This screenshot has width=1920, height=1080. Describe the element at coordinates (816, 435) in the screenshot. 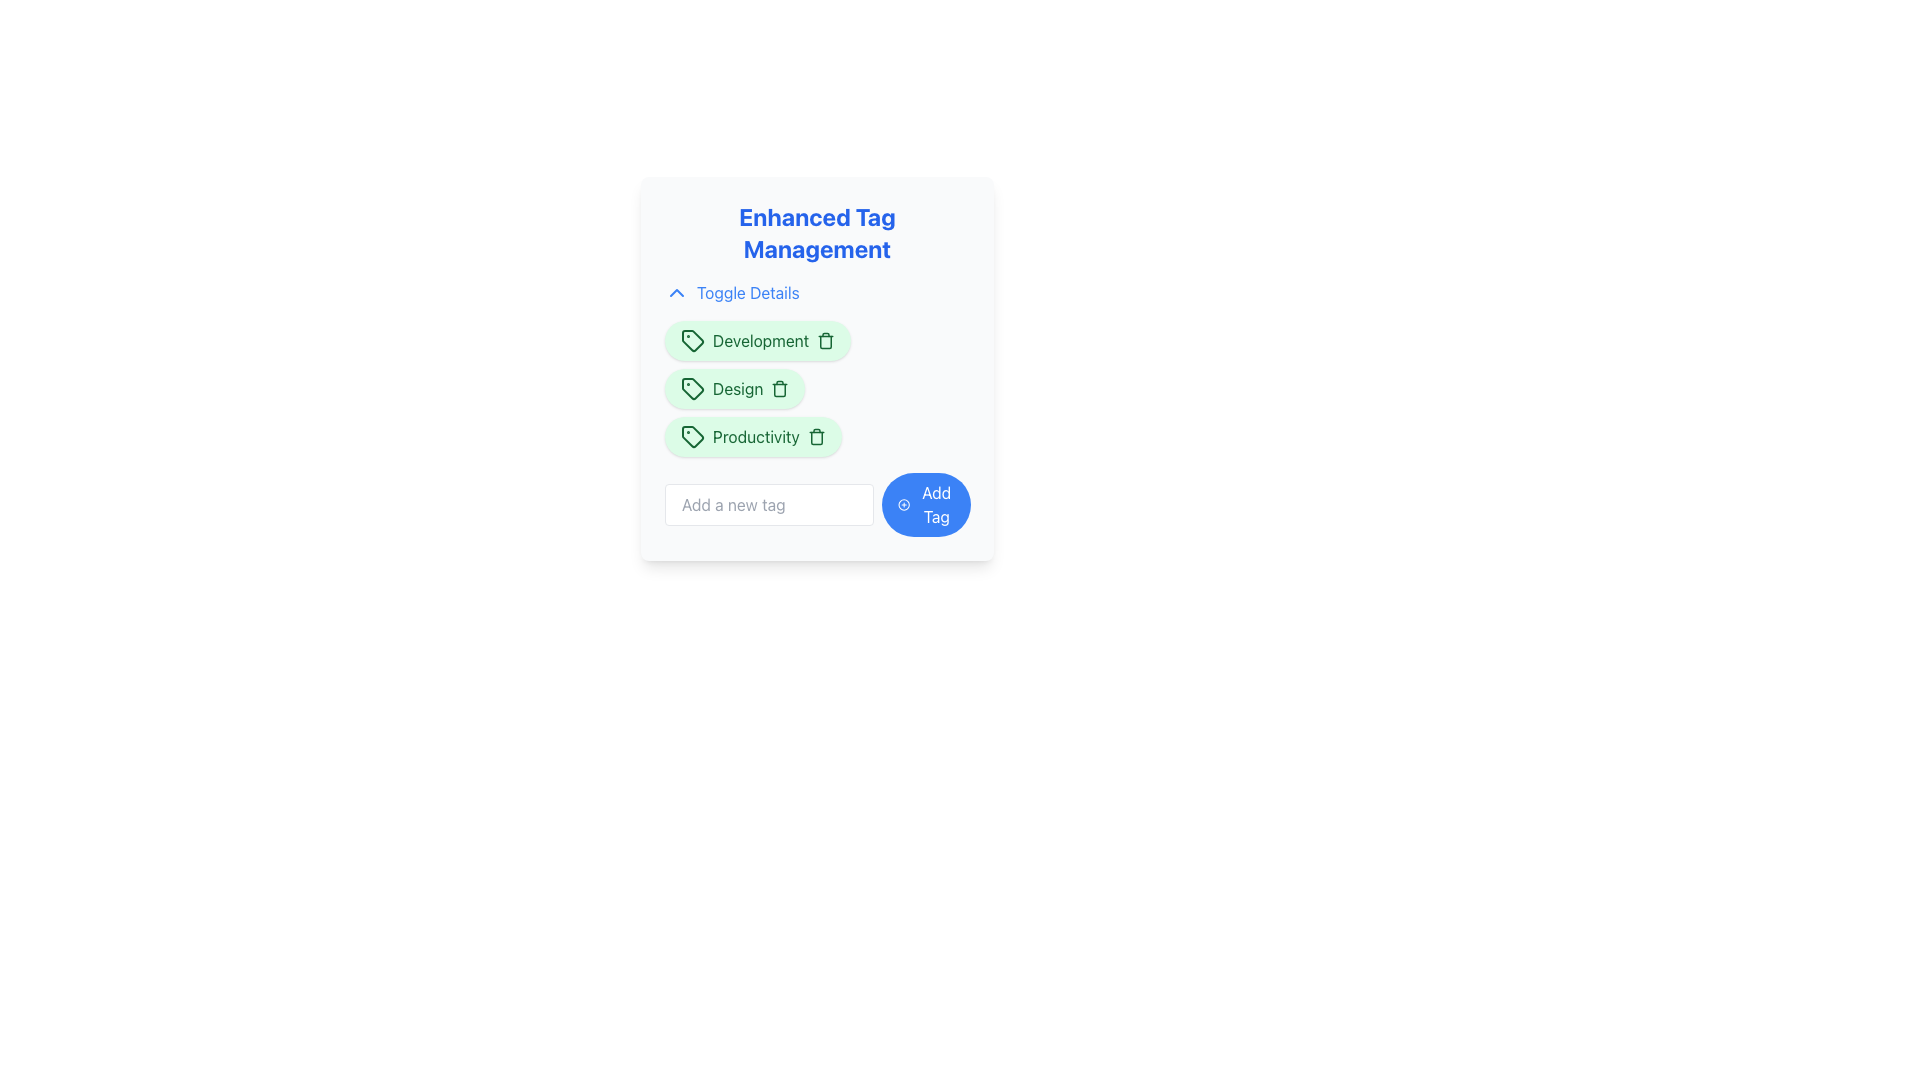

I see `the third icon button under the 'Productivity' label` at that location.